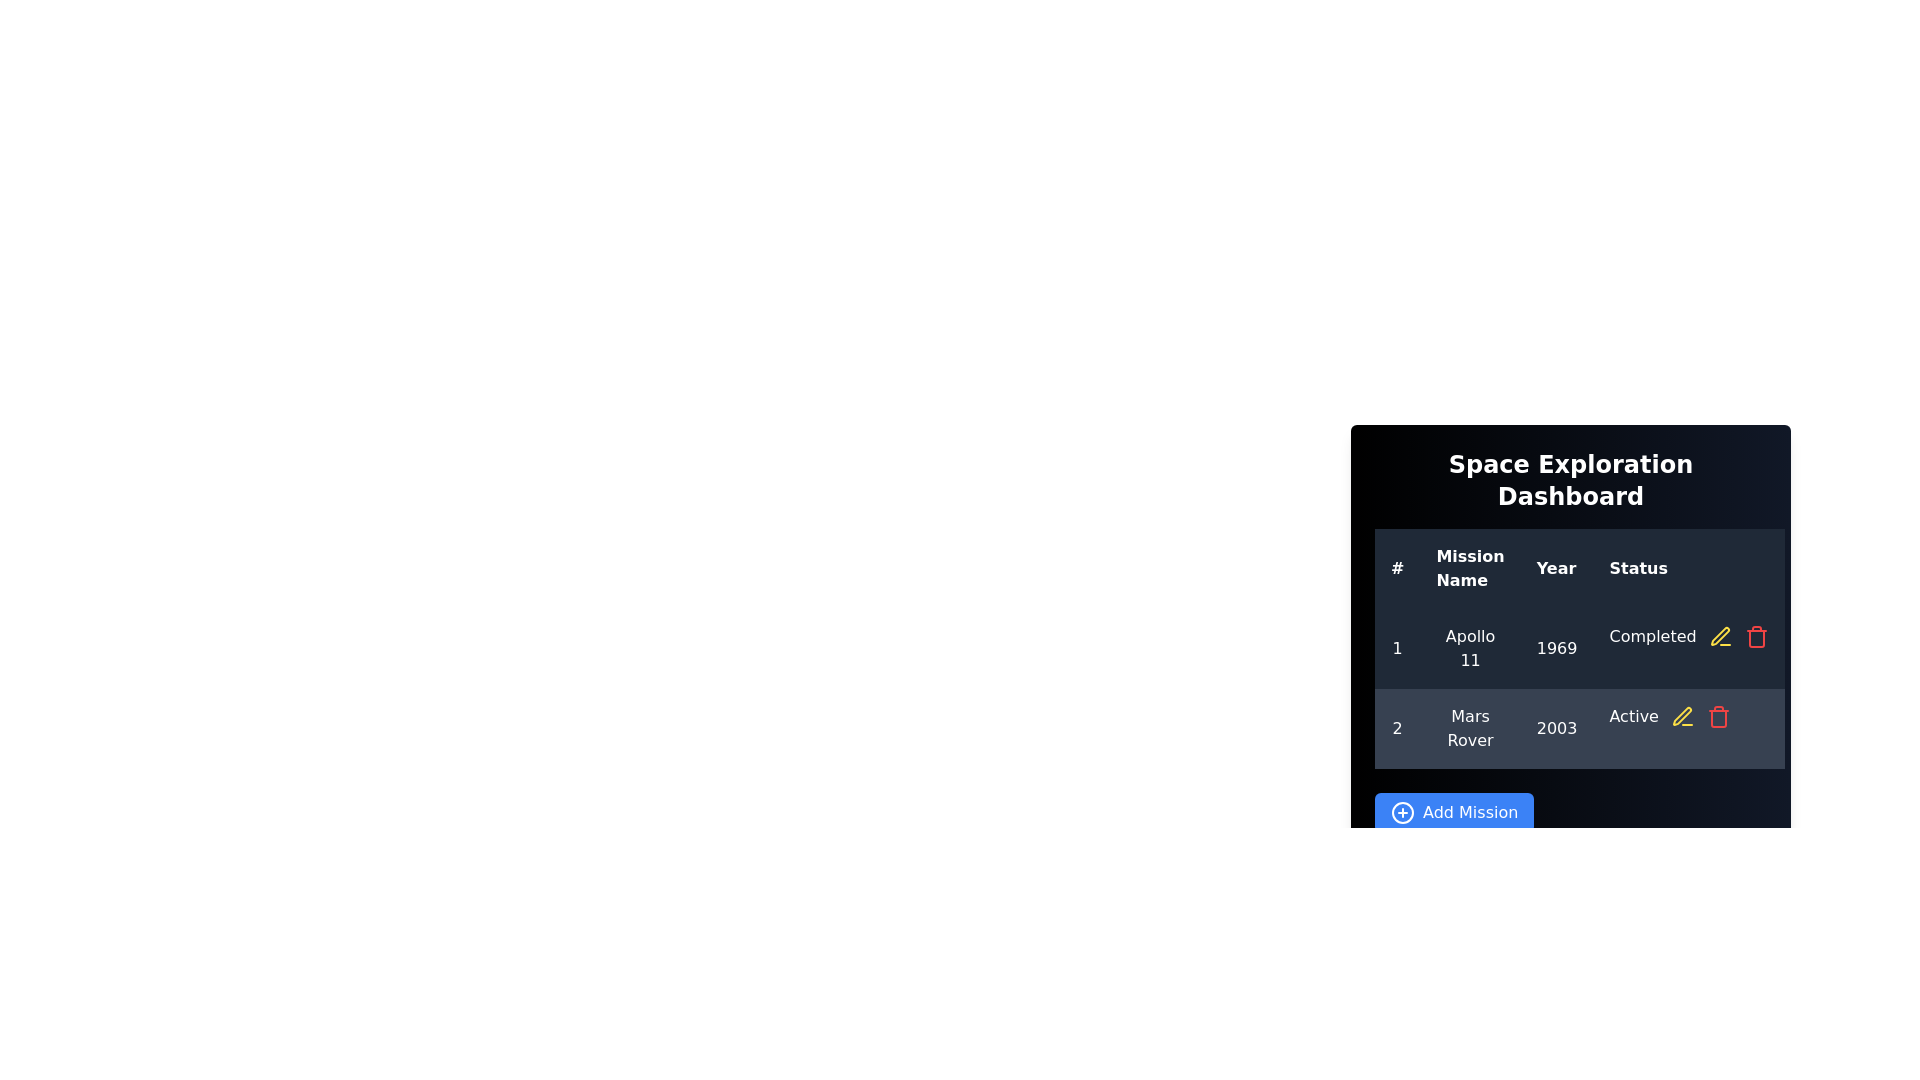 The height and width of the screenshot is (1080, 1920). I want to click on the circular plus icon located within the blue 'Add Mission' button, so click(1401, 813).